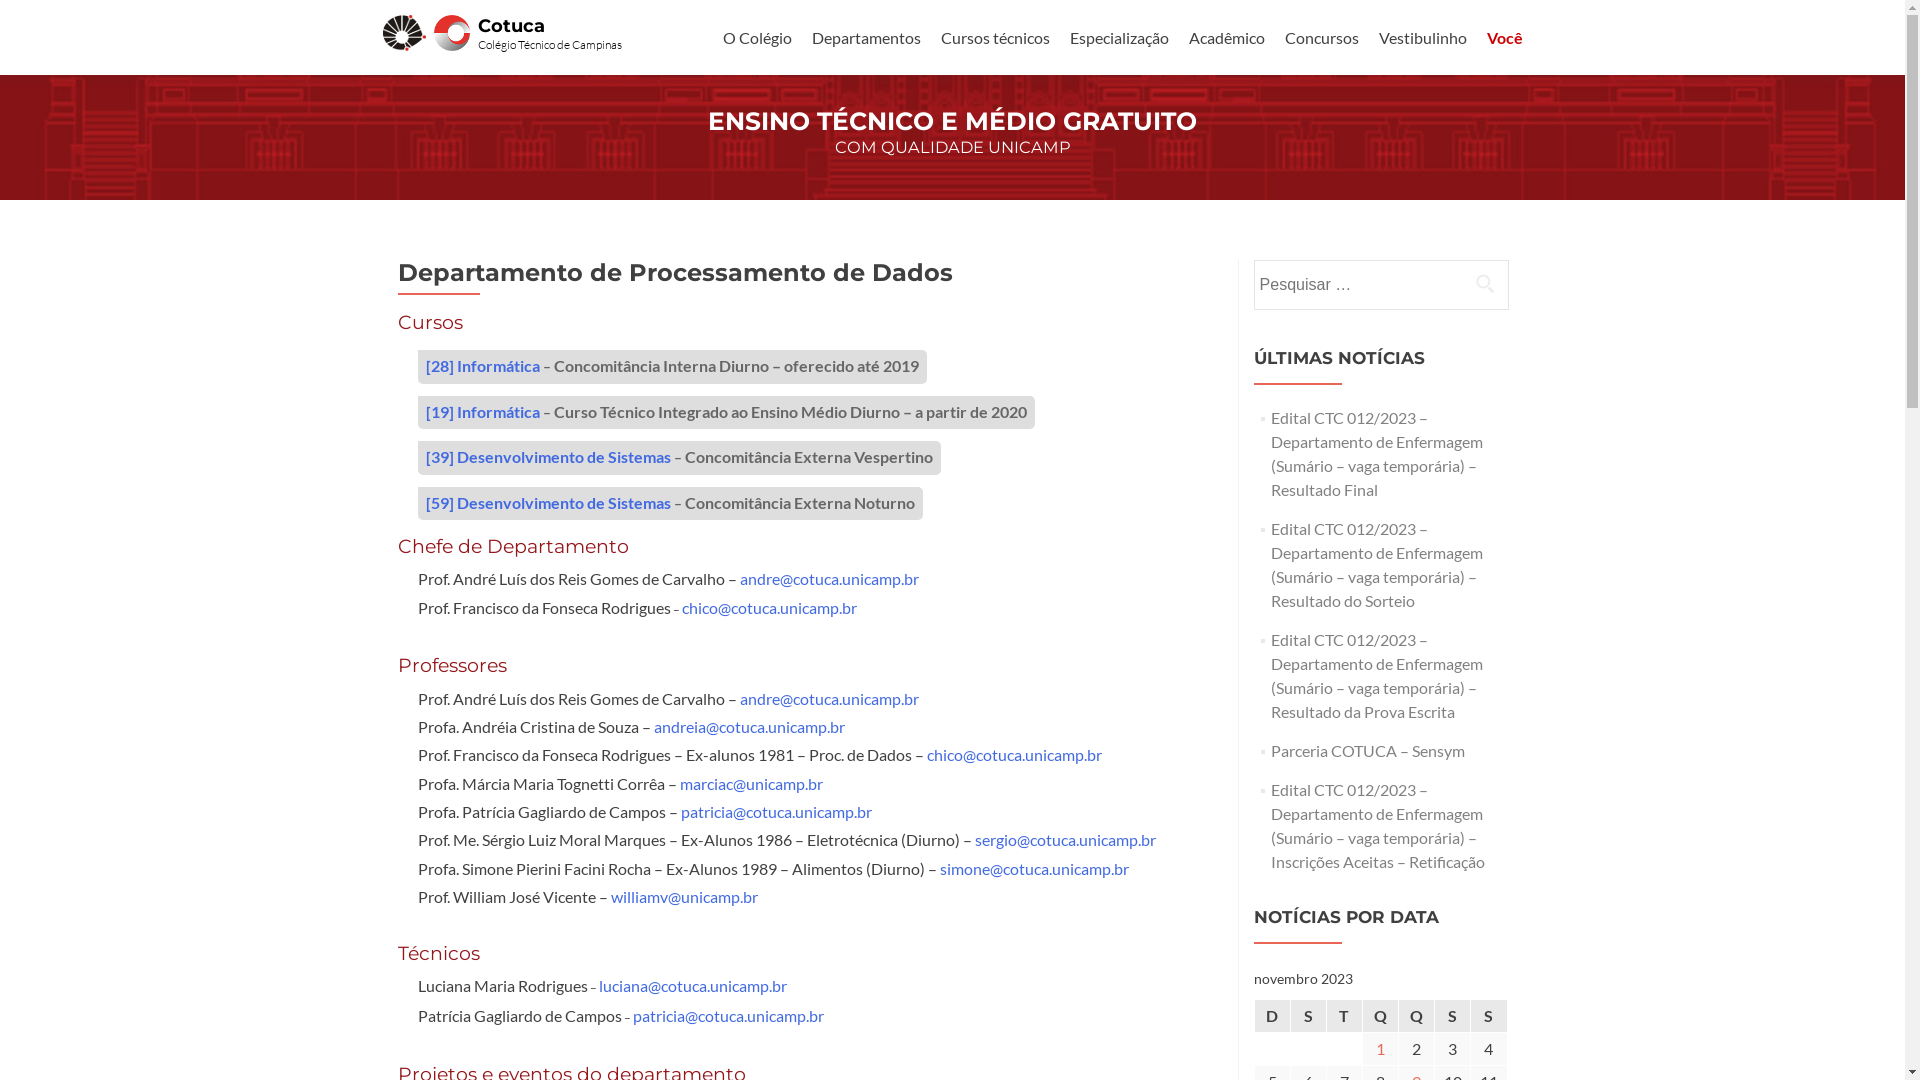 The width and height of the screenshot is (1920, 1080). I want to click on '1', so click(1379, 1048).